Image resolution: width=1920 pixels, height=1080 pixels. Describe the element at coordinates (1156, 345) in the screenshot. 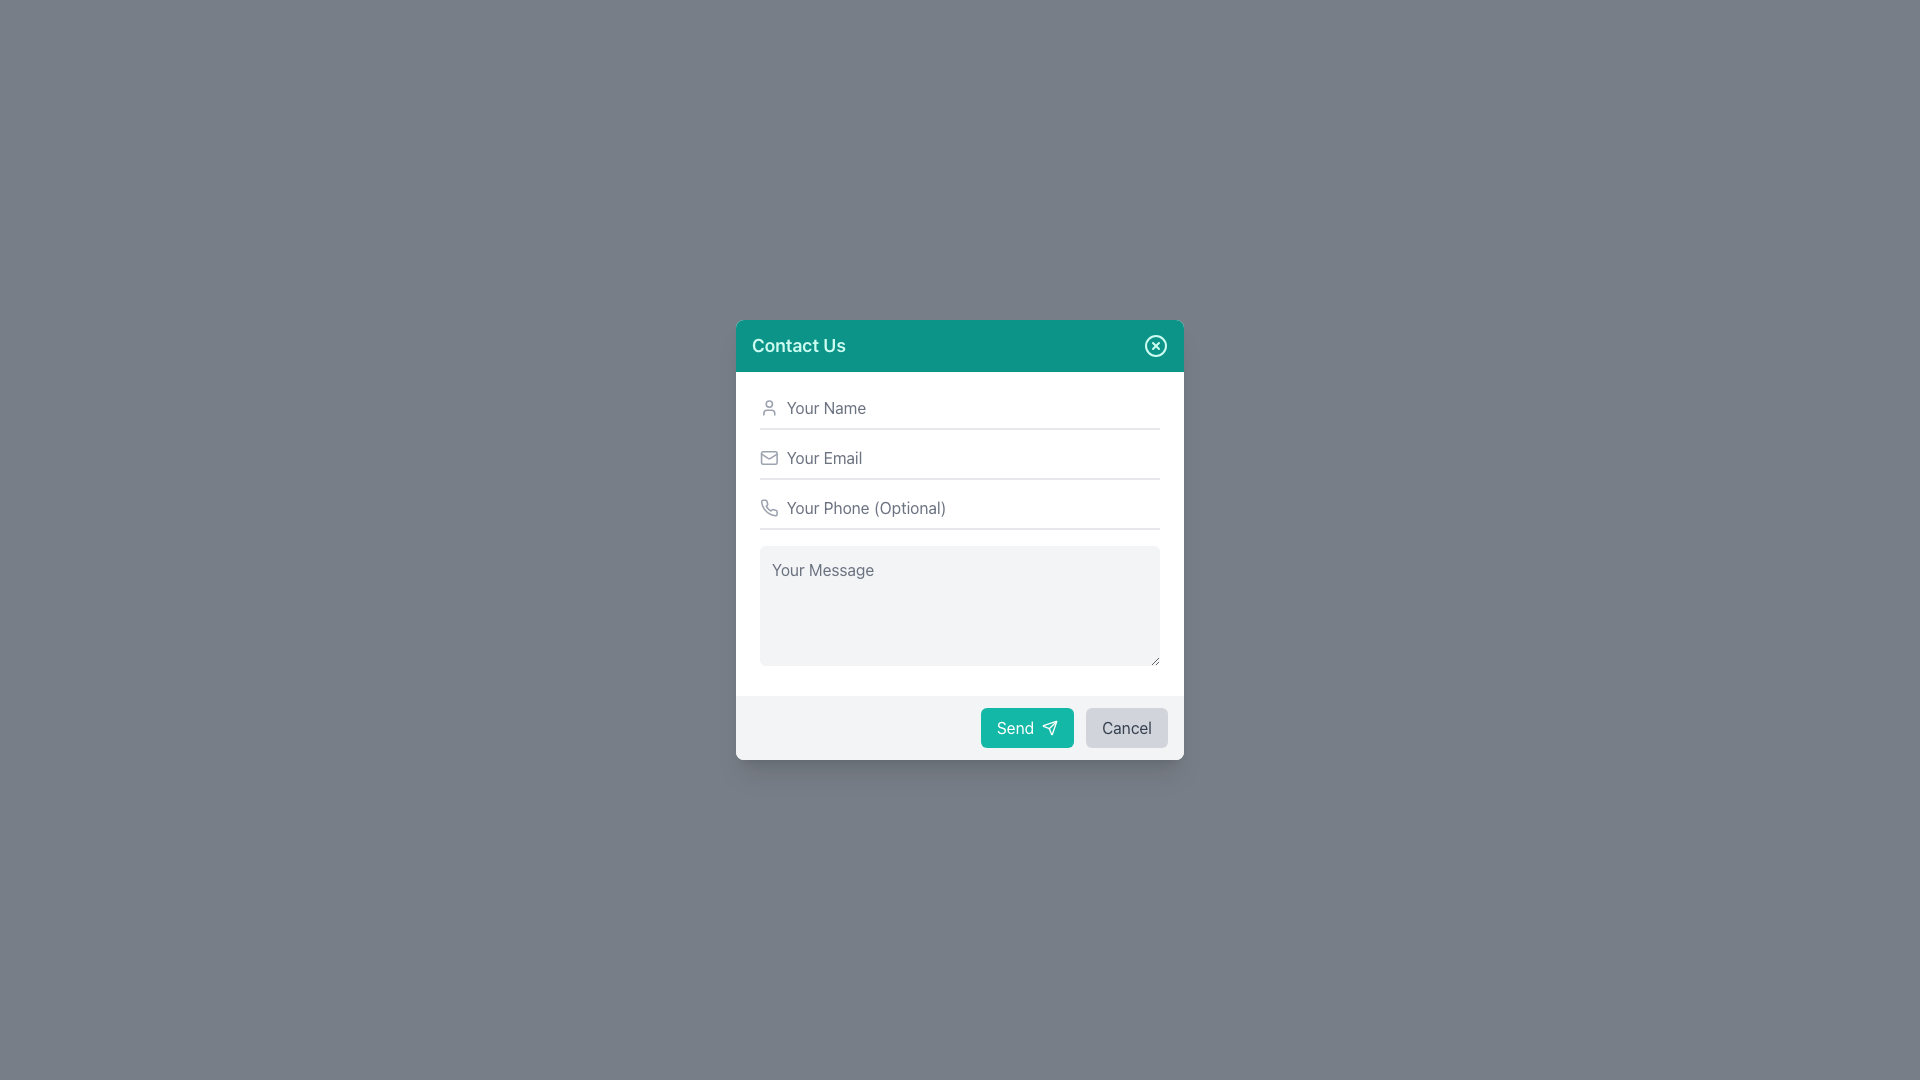

I see `the SVG circle element that is part of the close button inside the green header bar labeled 'Contact Us'` at that location.